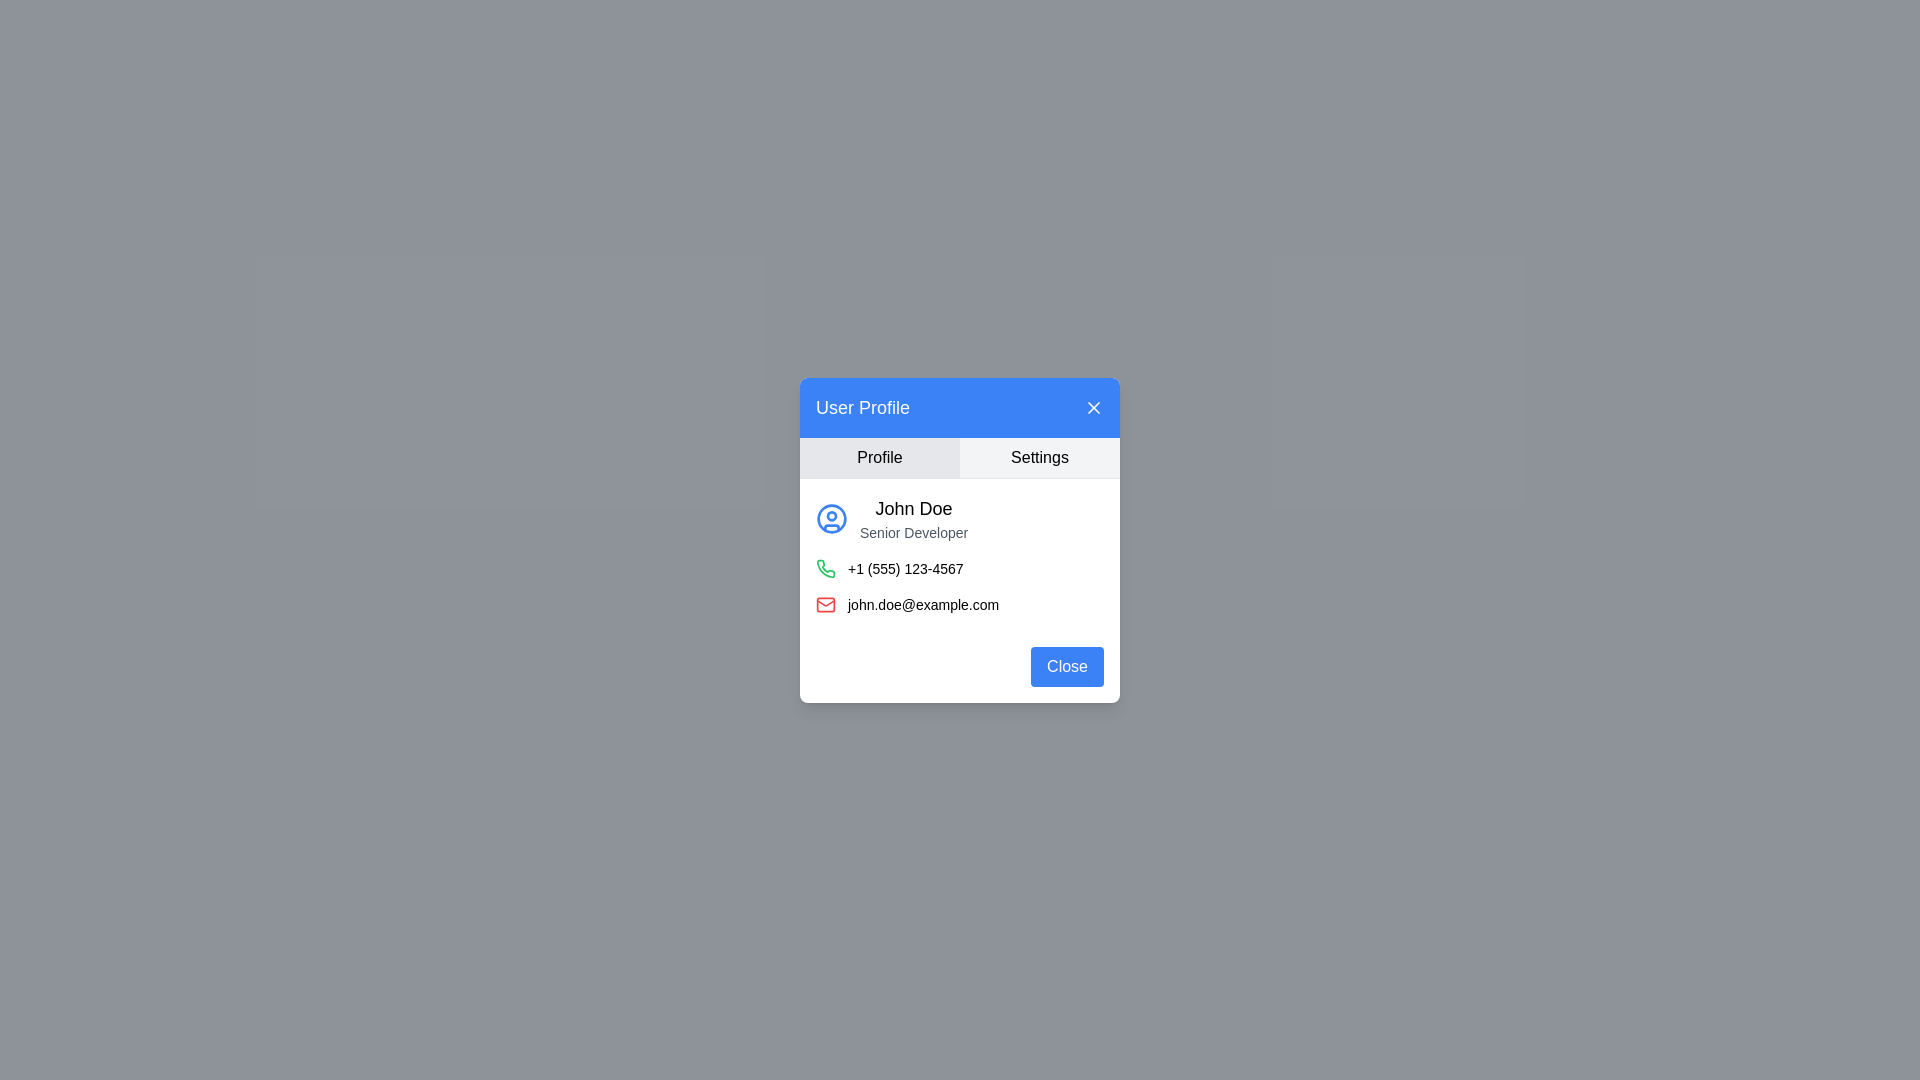 The width and height of the screenshot is (1920, 1080). Describe the element at coordinates (1093, 406) in the screenshot. I see `the cross icon located at the top-right of the blue header` at that location.